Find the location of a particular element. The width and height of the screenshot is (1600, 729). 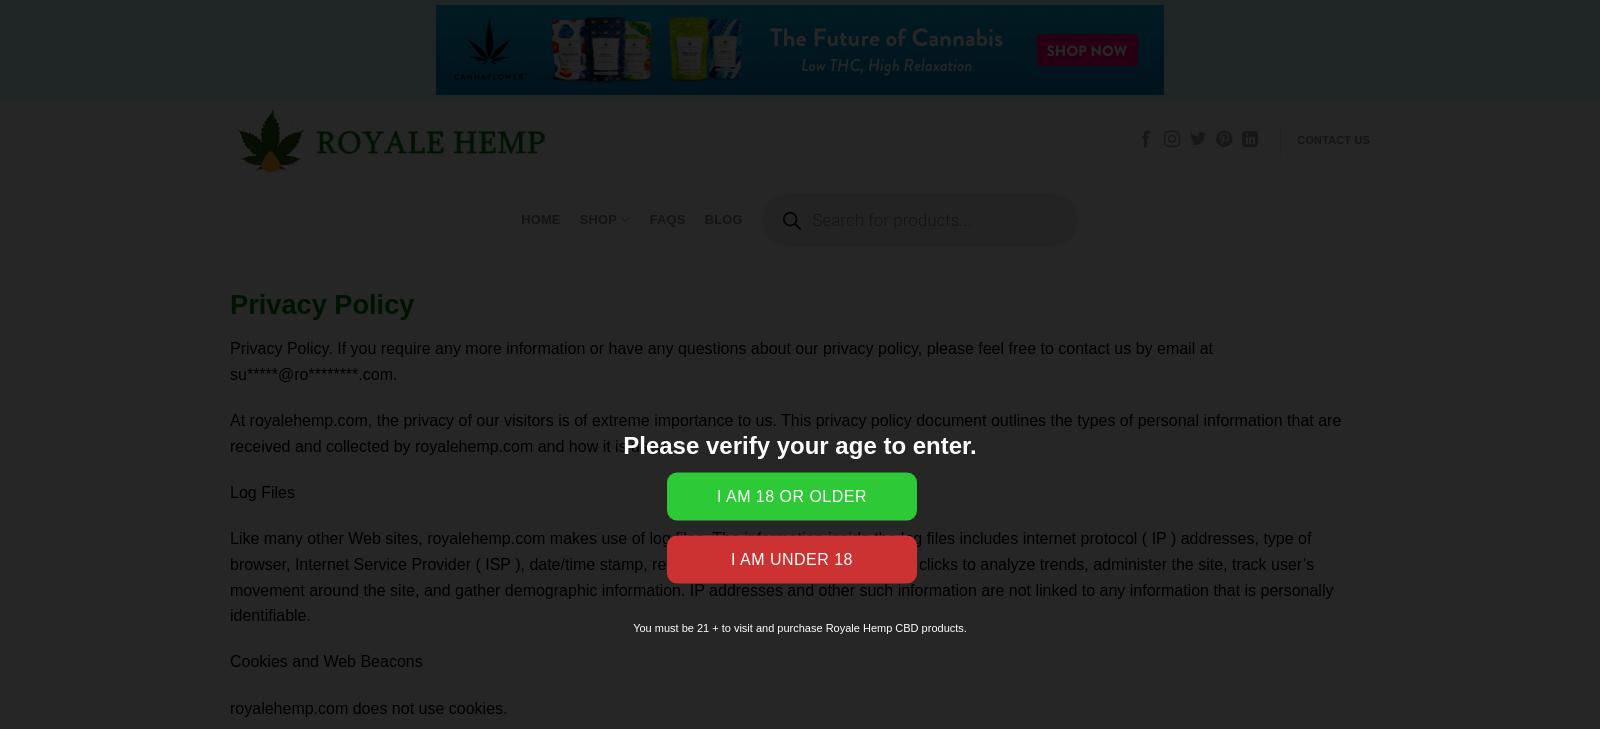

'Privacy Policy' is located at coordinates (229, 303).